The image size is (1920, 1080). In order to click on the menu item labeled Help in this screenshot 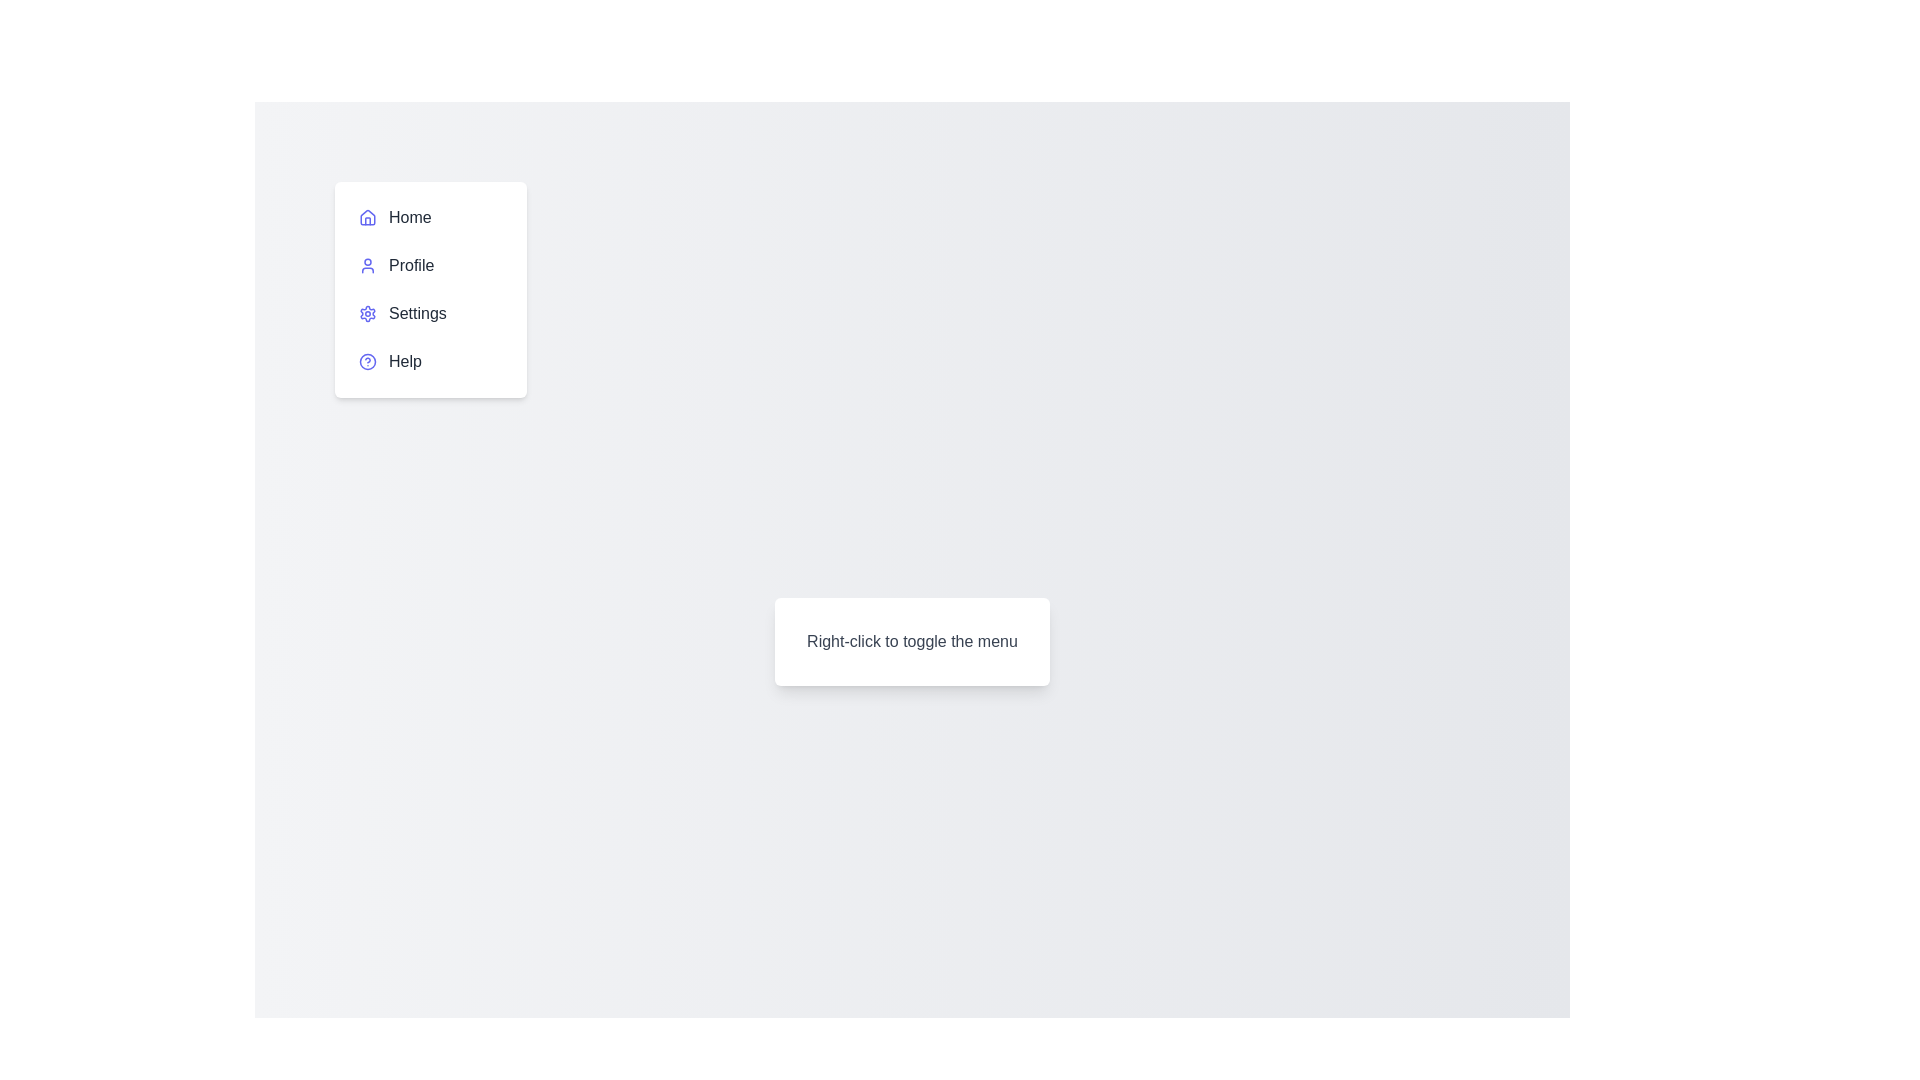, I will do `click(430, 362)`.